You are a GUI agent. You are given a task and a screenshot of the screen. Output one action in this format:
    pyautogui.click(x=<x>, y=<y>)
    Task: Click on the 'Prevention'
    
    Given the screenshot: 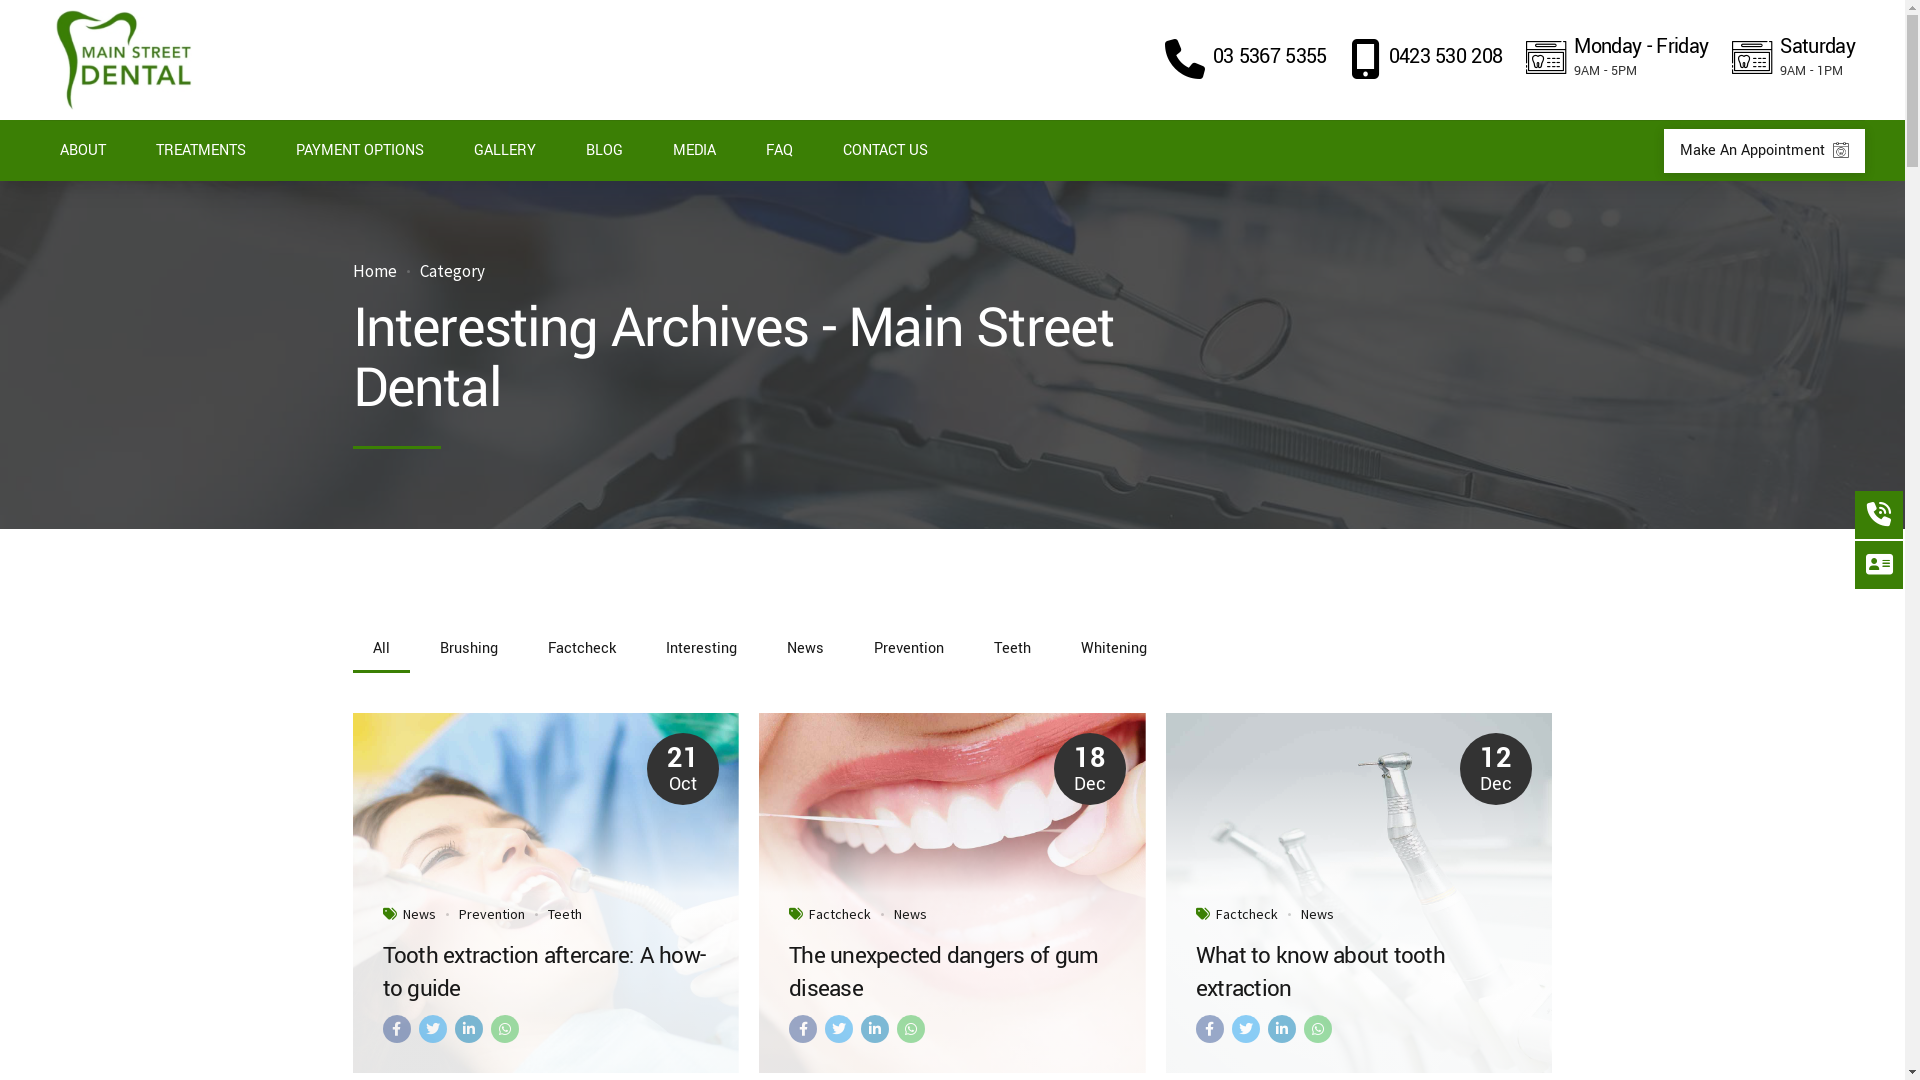 What is the action you would take?
    pyautogui.click(x=490, y=914)
    